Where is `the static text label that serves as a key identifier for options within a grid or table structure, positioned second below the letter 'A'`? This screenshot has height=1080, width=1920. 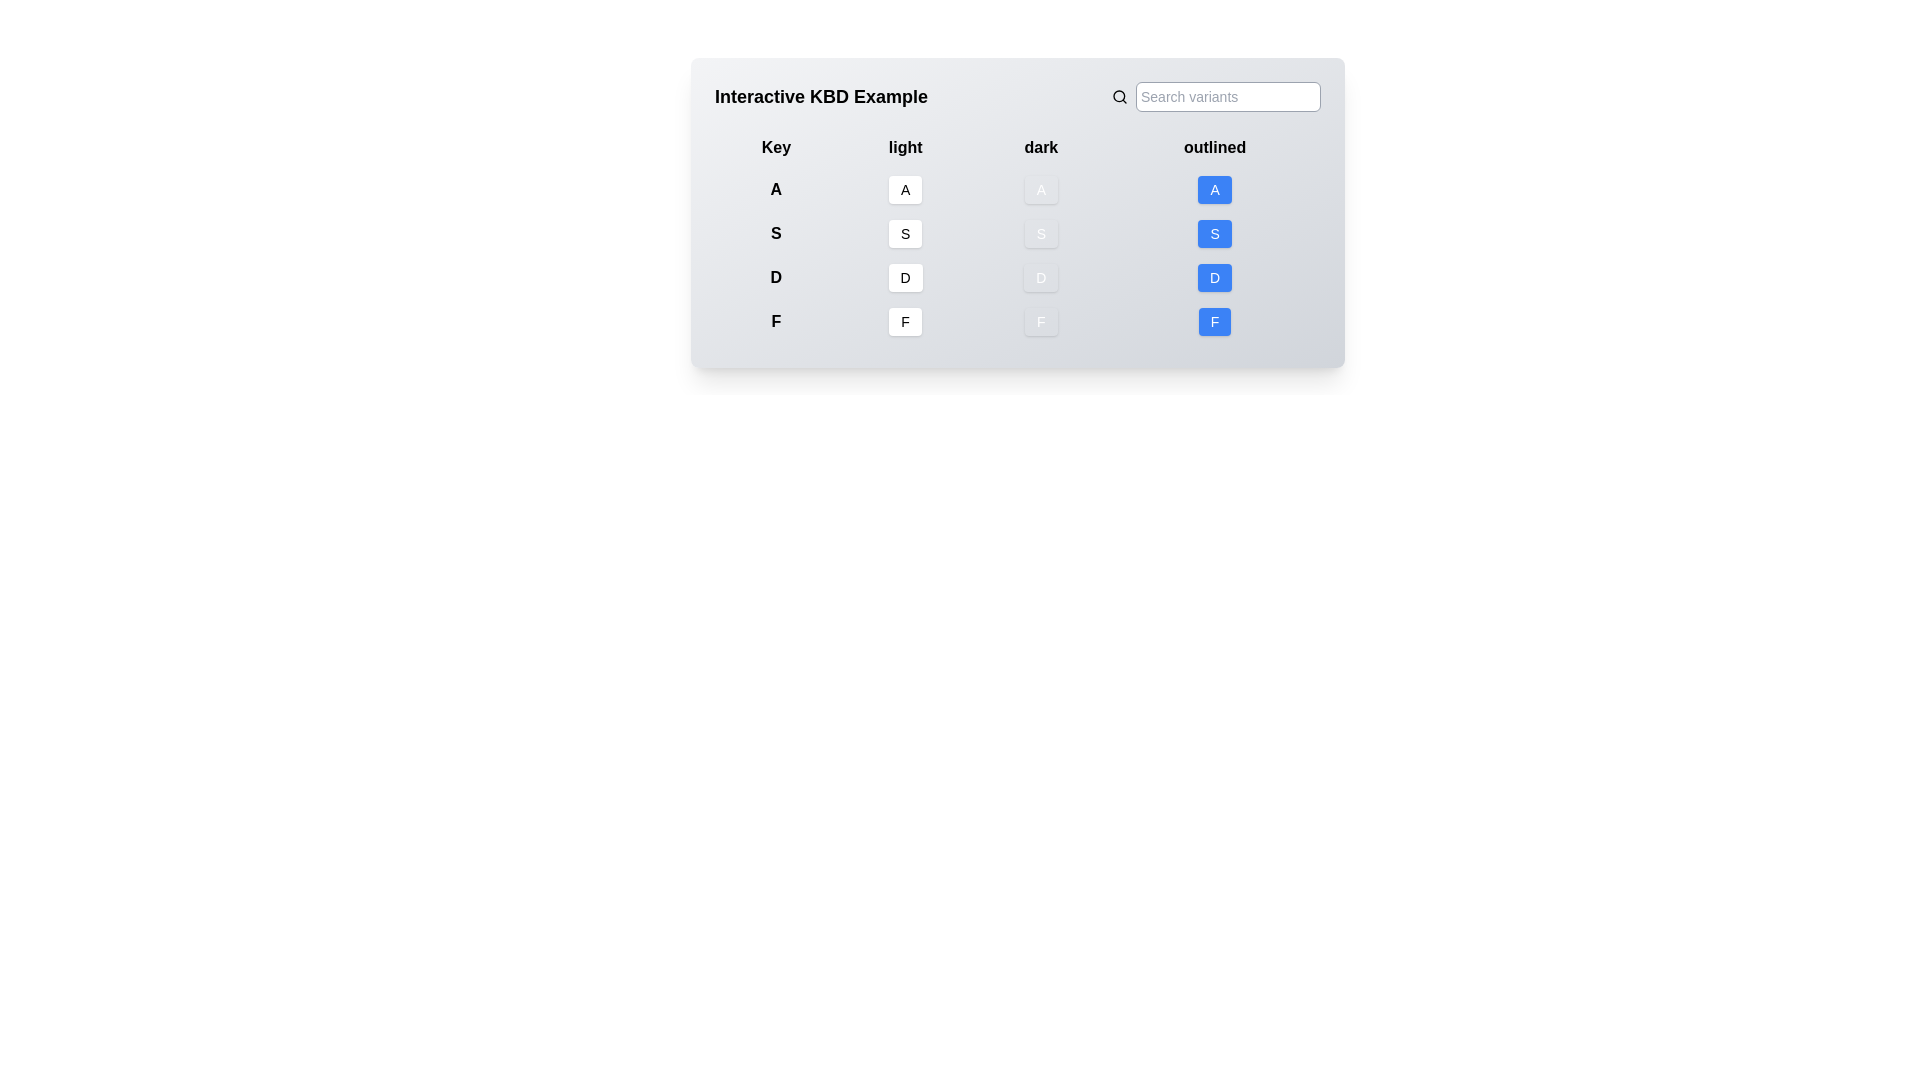
the static text label that serves as a key identifier for options within a grid or table structure, positioned second below the letter 'A' is located at coordinates (775, 233).